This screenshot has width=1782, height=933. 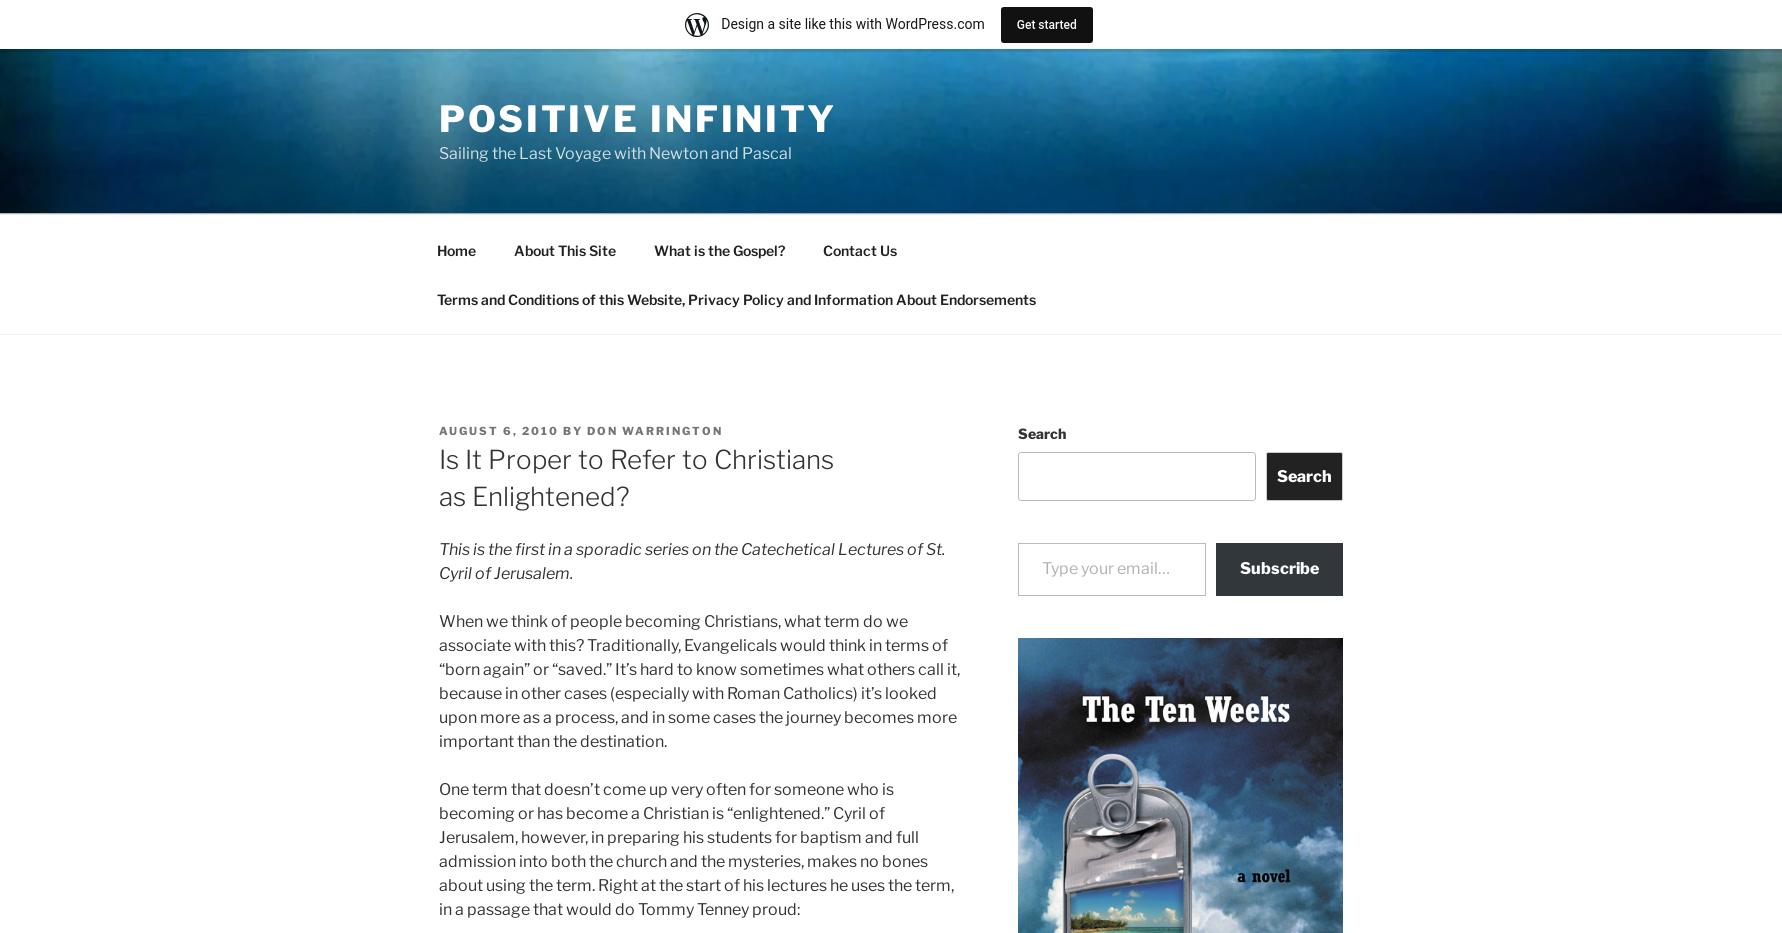 I want to click on 'Is It Proper to Refer to Christians as Enlightened?', so click(x=439, y=477).